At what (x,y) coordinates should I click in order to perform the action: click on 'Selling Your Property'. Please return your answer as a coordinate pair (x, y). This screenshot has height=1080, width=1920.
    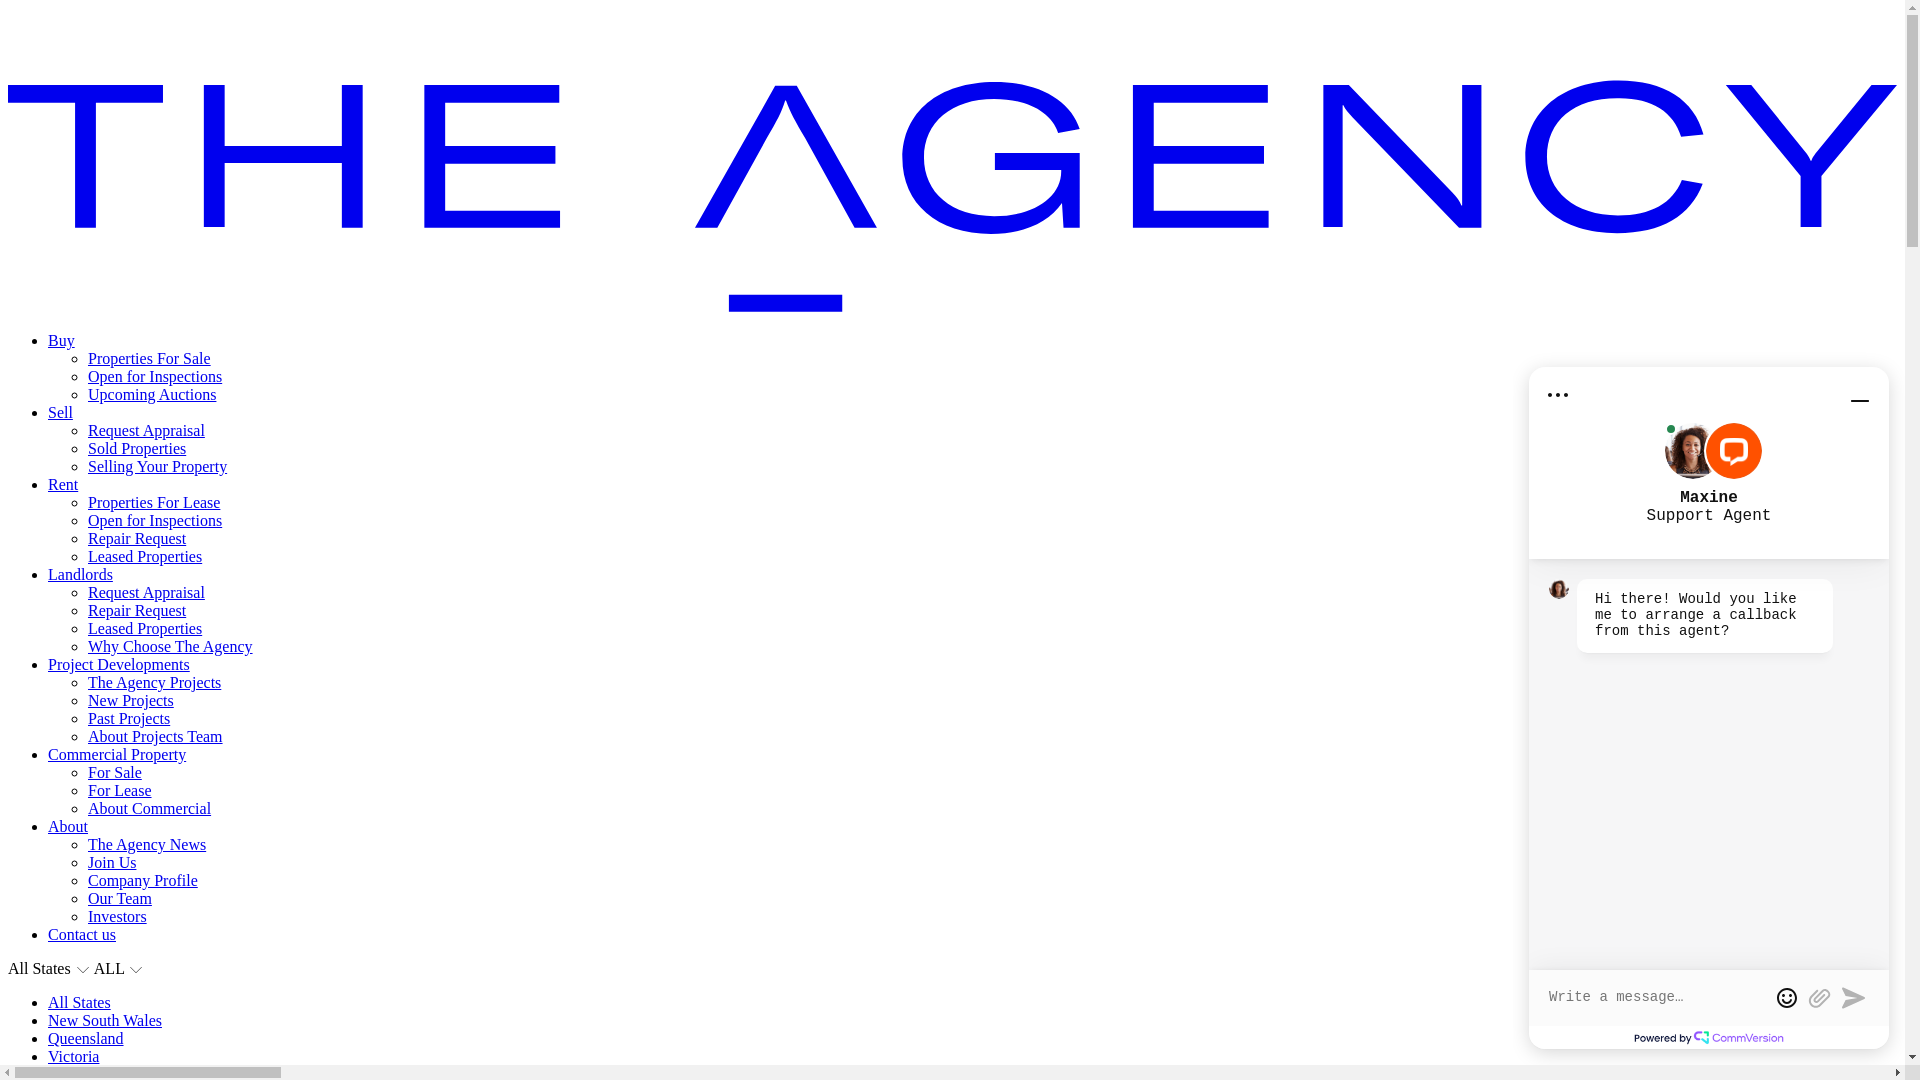
    Looking at the image, I should click on (156, 466).